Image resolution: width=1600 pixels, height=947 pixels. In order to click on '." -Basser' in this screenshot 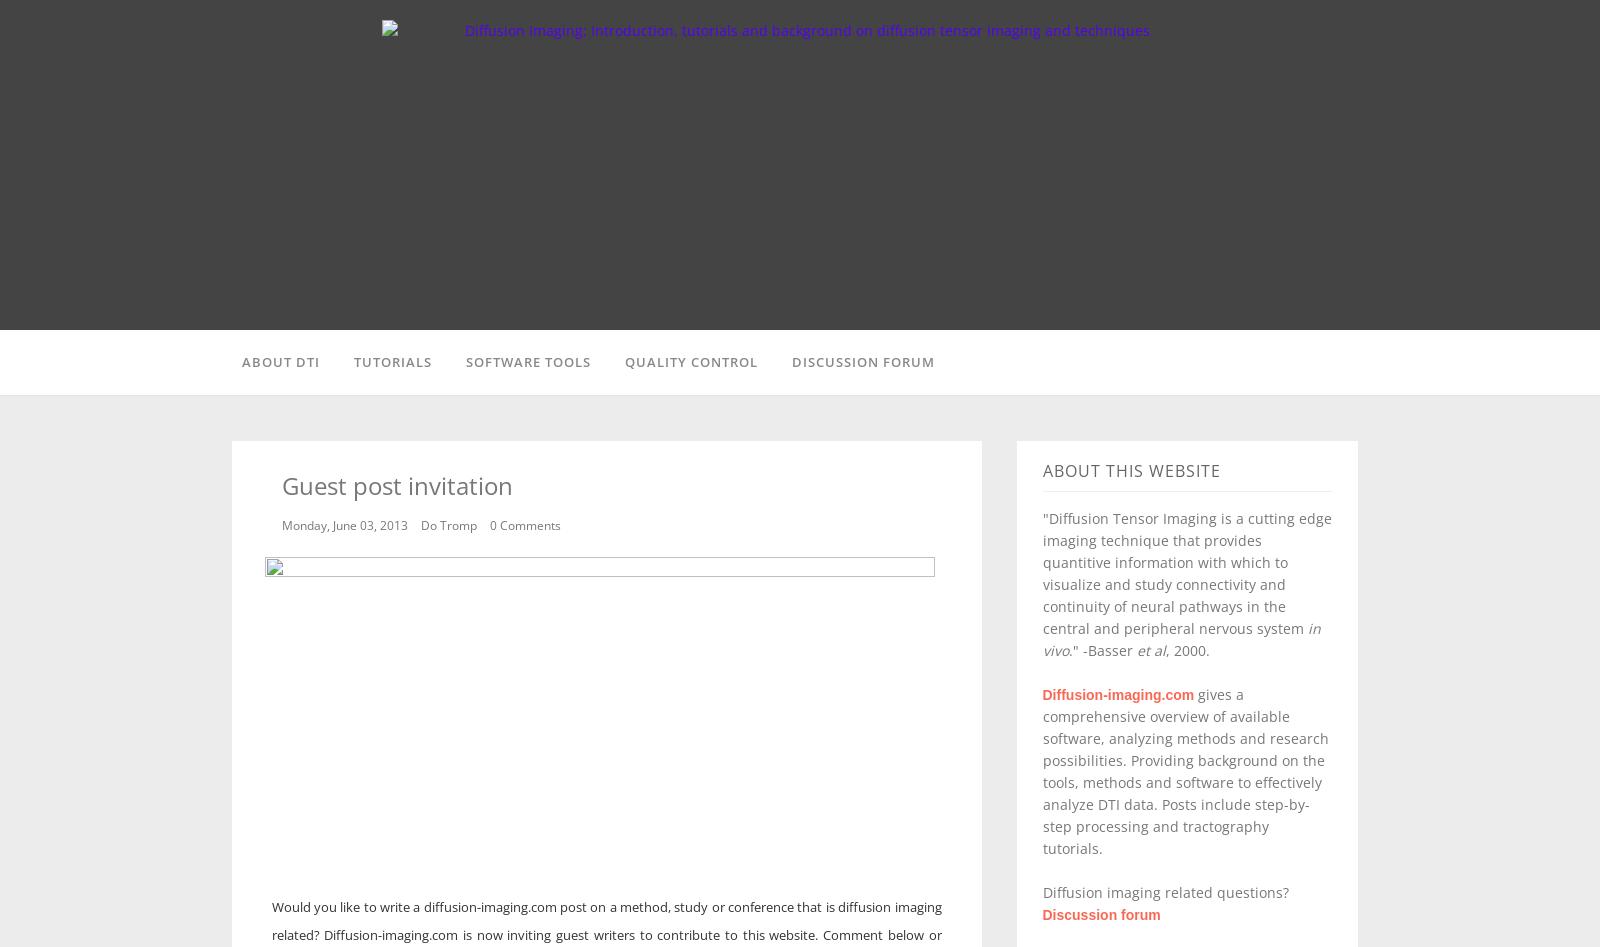, I will do `click(1101, 650)`.